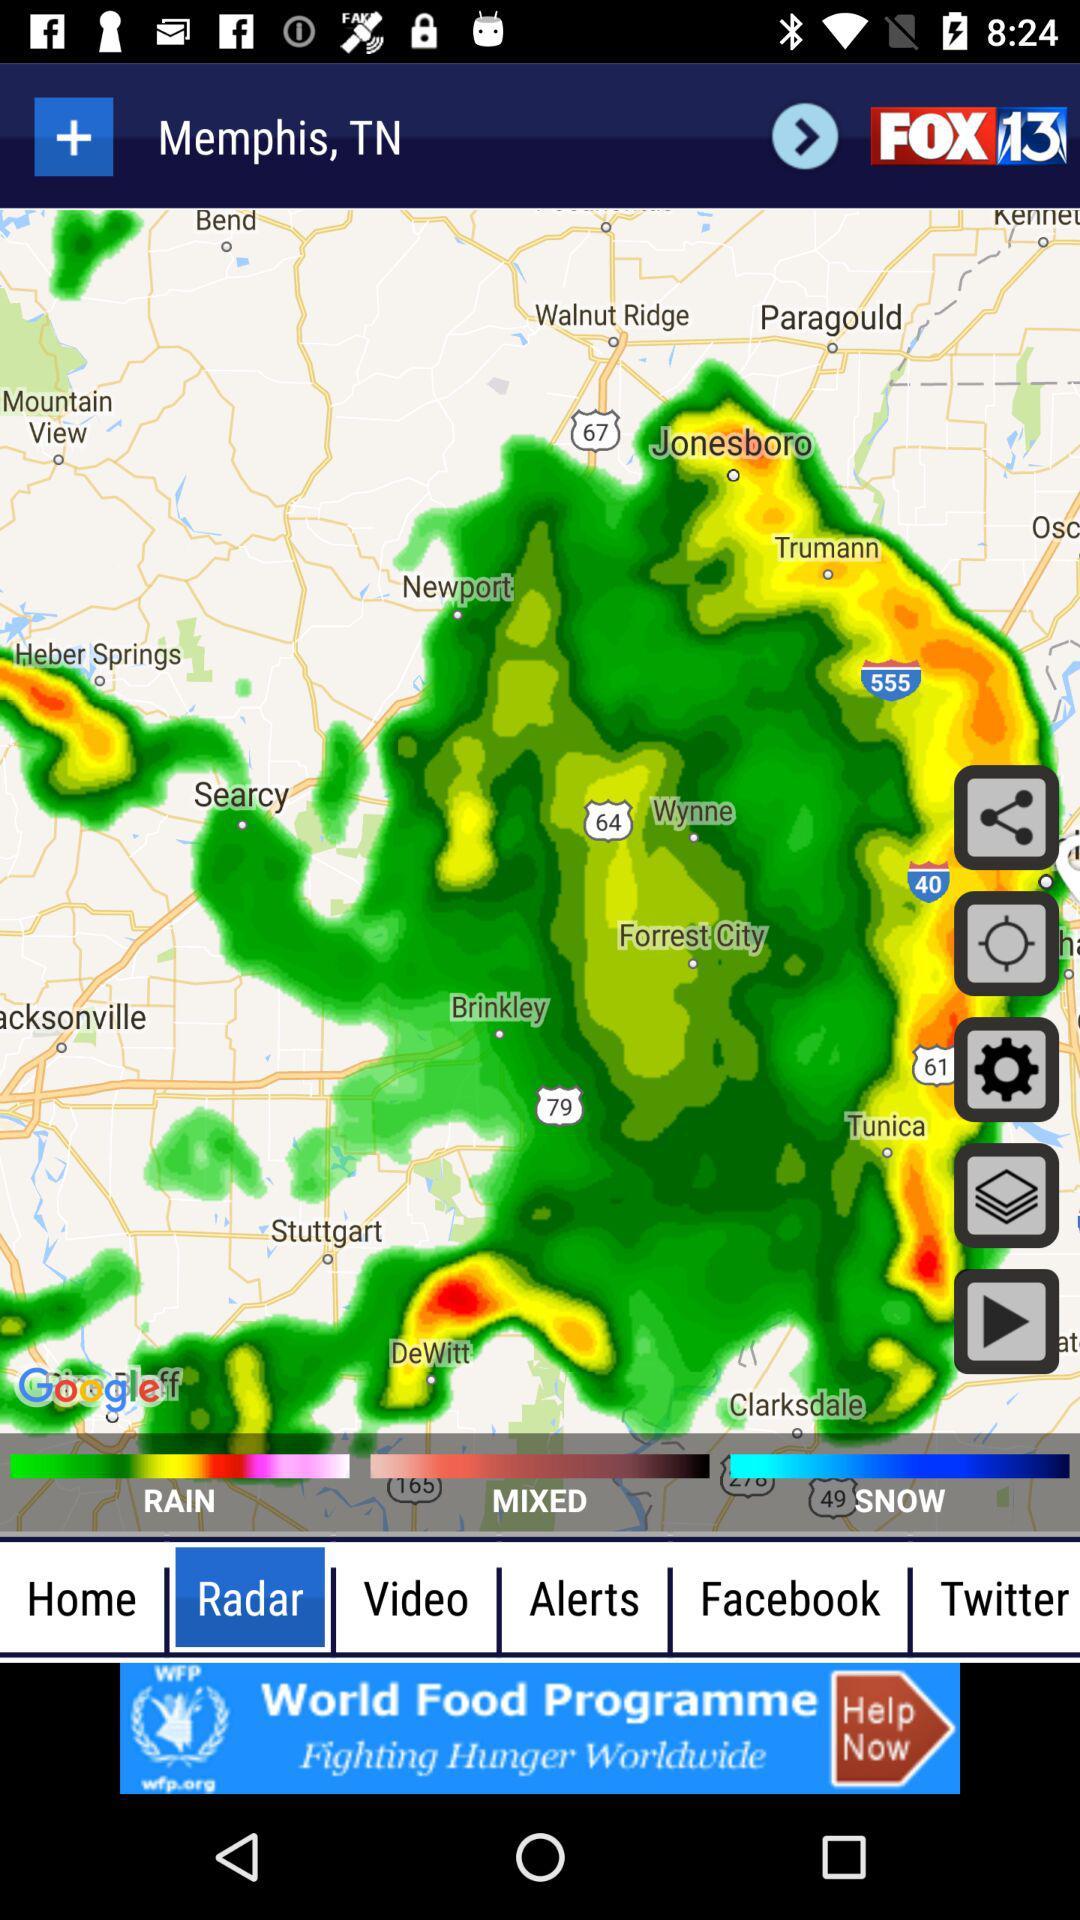 The height and width of the screenshot is (1920, 1080). What do you see at coordinates (540, 1465) in the screenshot?
I see `the image above the text mixed on the web page` at bounding box center [540, 1465].